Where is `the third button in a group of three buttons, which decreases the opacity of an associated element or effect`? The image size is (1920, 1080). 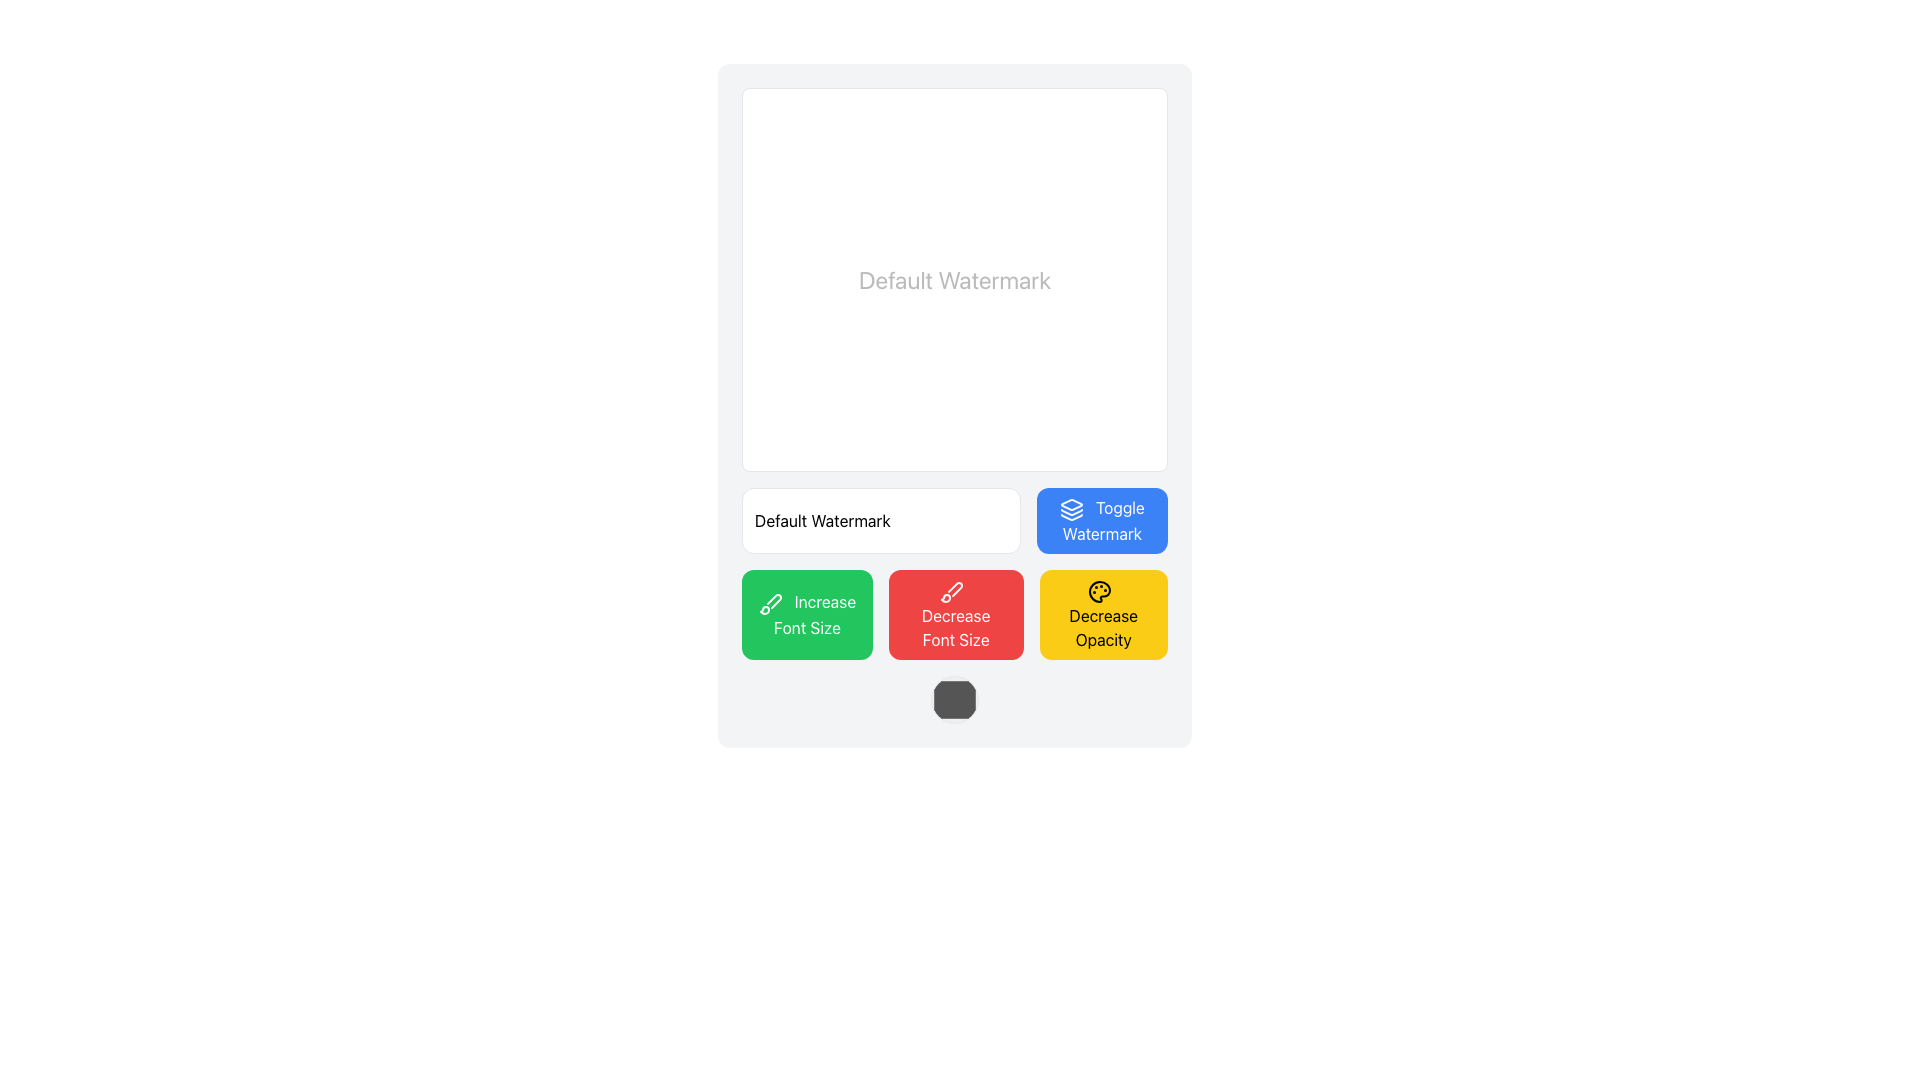 the third button in a group of three buttons, which decreases the opacity of an associated element or effect is located at coordinates (1102, 613).